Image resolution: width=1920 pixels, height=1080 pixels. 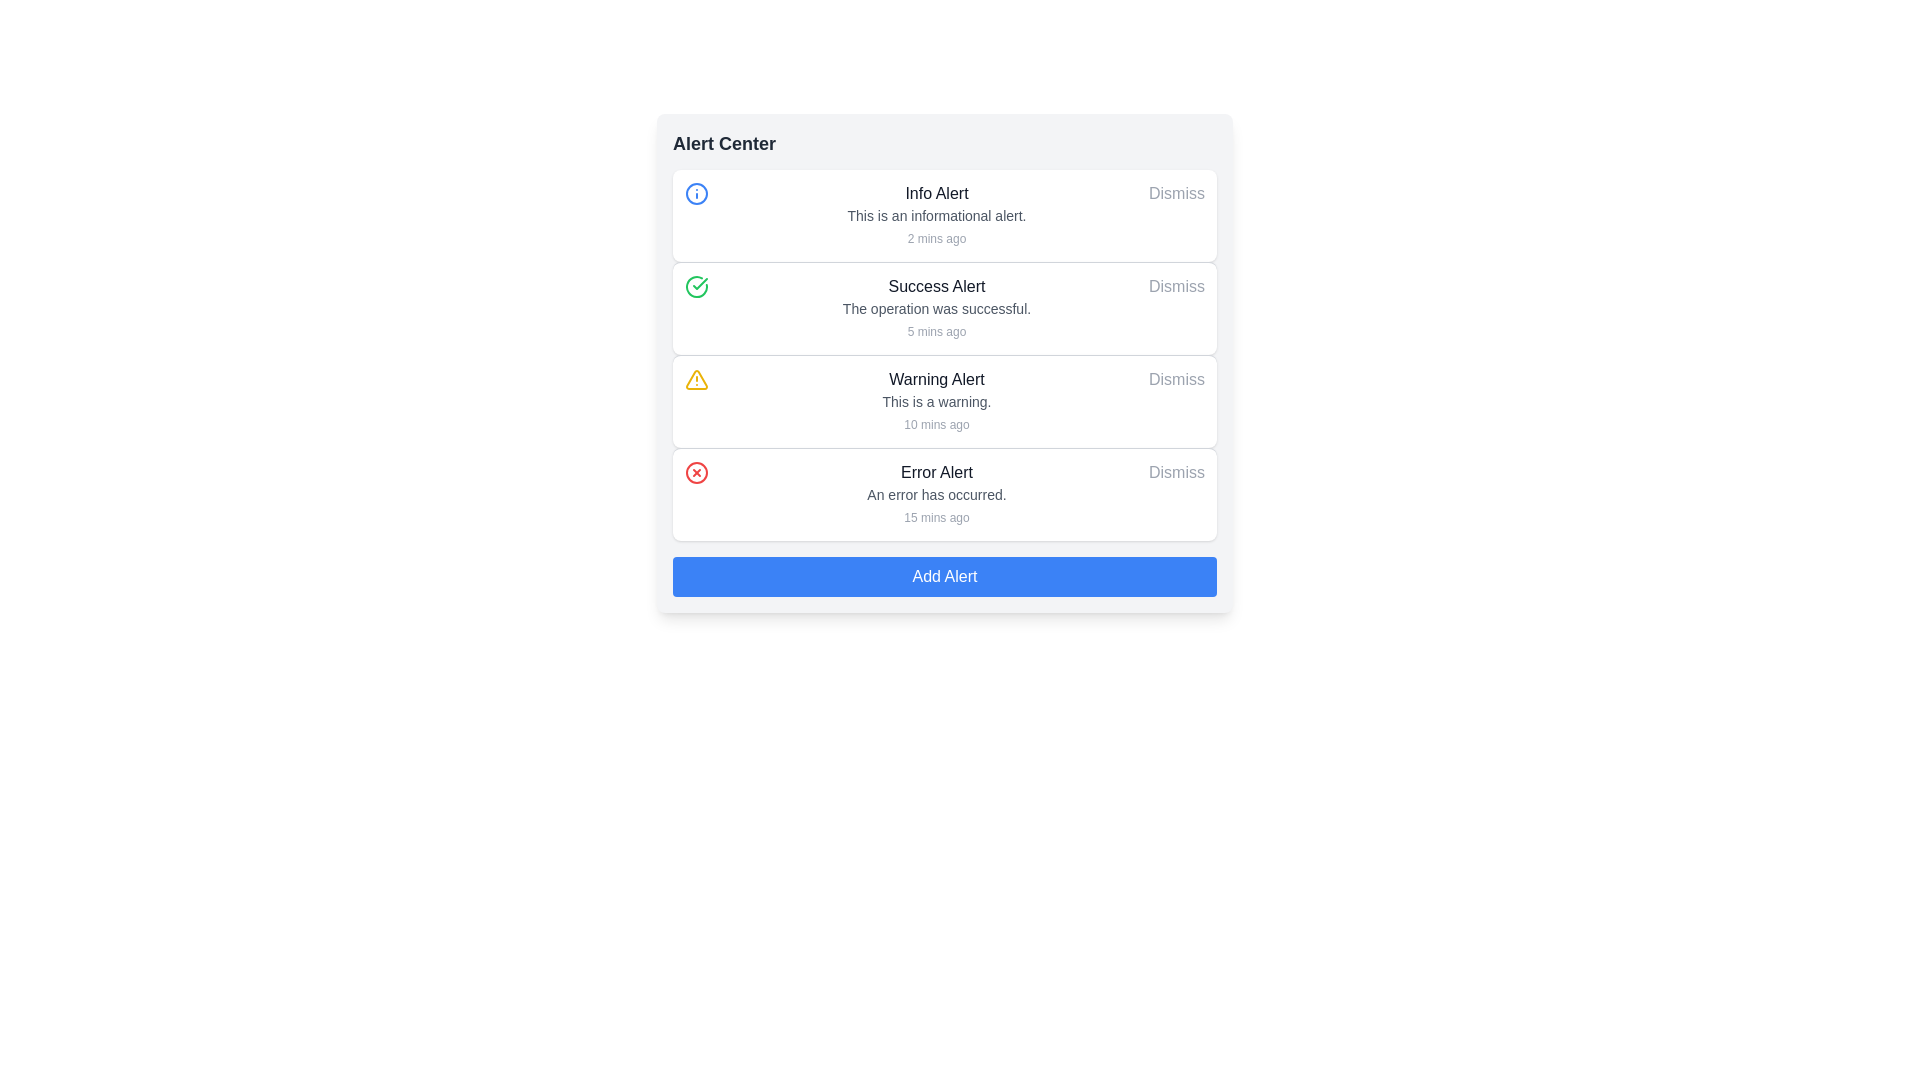 What do you see at coordinates (696, 193) in the screenshot?
I see `the blue informational icon in the top-left corner of the first alert card, adjacent to the 'Info Alert' text` at bounding box center [696, 193].